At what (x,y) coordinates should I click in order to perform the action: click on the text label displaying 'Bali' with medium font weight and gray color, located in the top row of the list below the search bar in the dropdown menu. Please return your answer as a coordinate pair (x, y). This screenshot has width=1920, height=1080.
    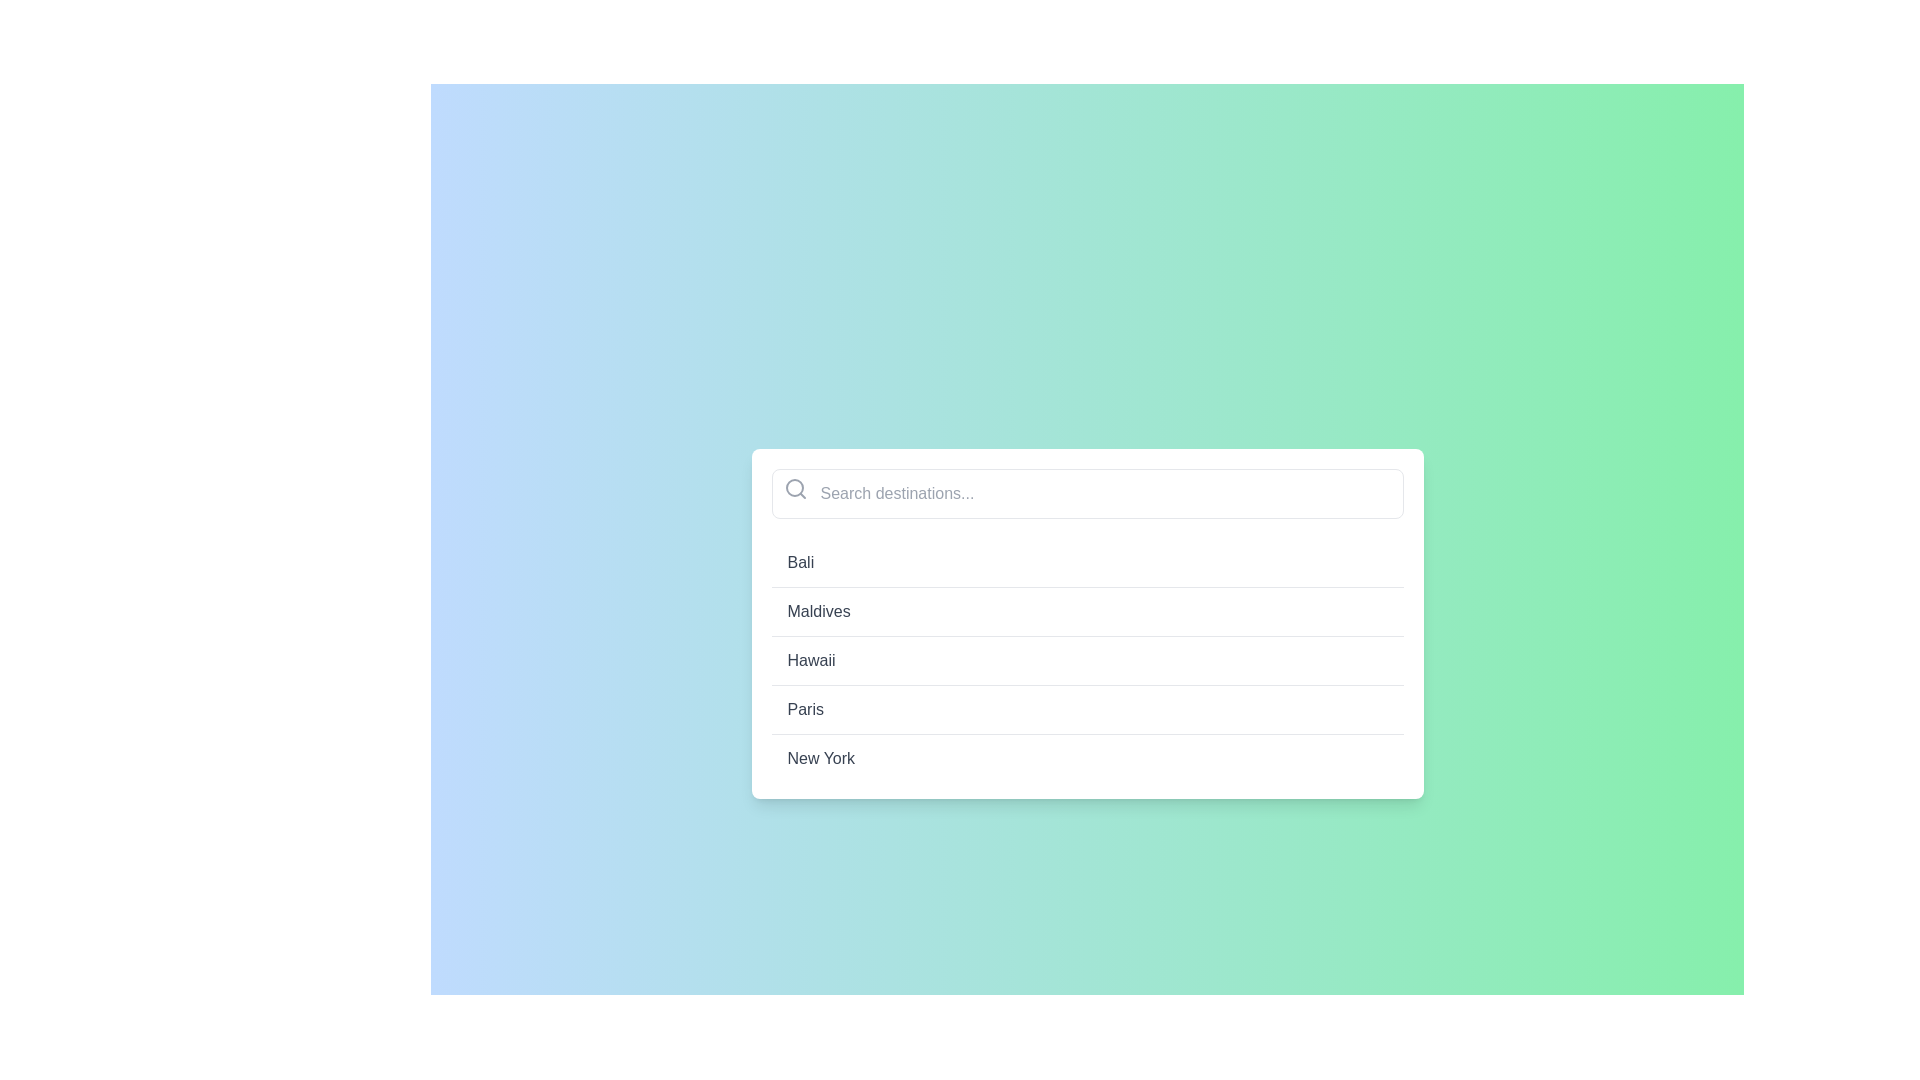
    Looking at the image, I should click on (800, 563).